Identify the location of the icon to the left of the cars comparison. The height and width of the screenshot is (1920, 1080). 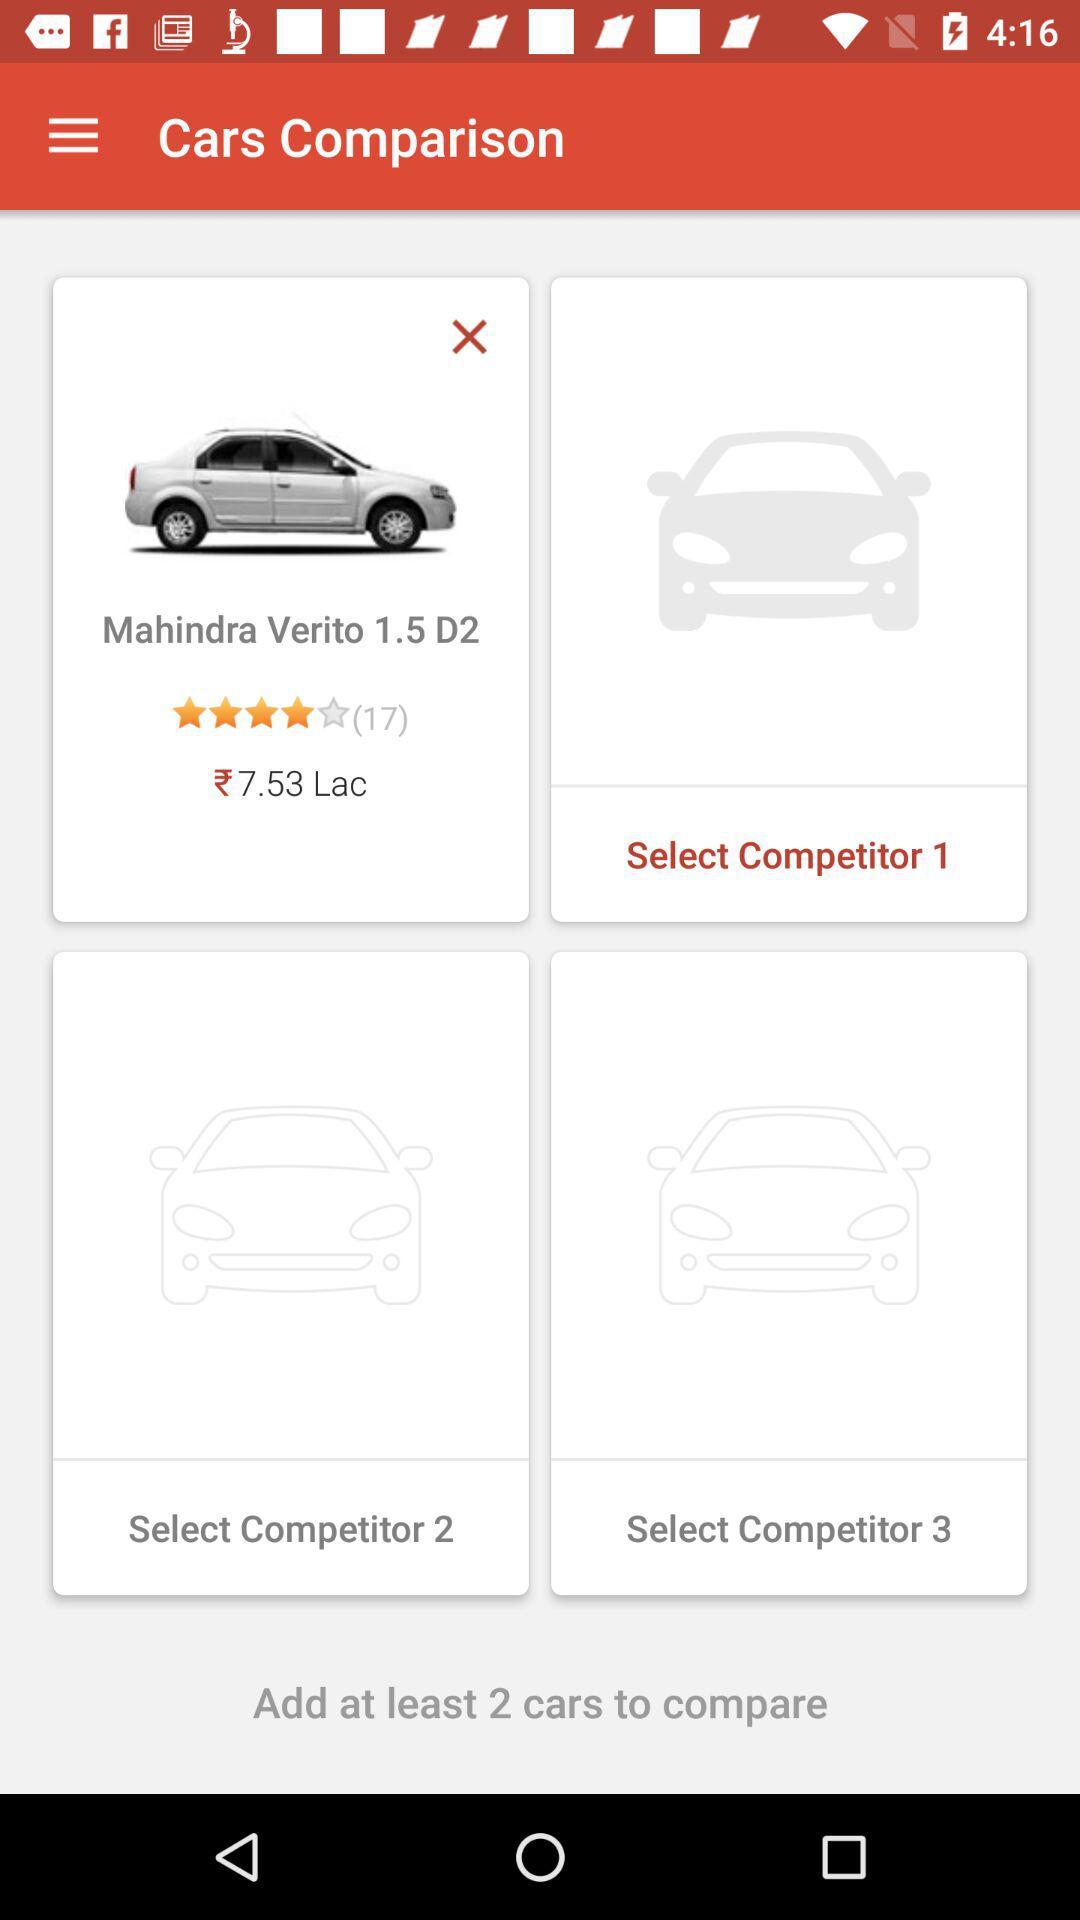
(72, 135).